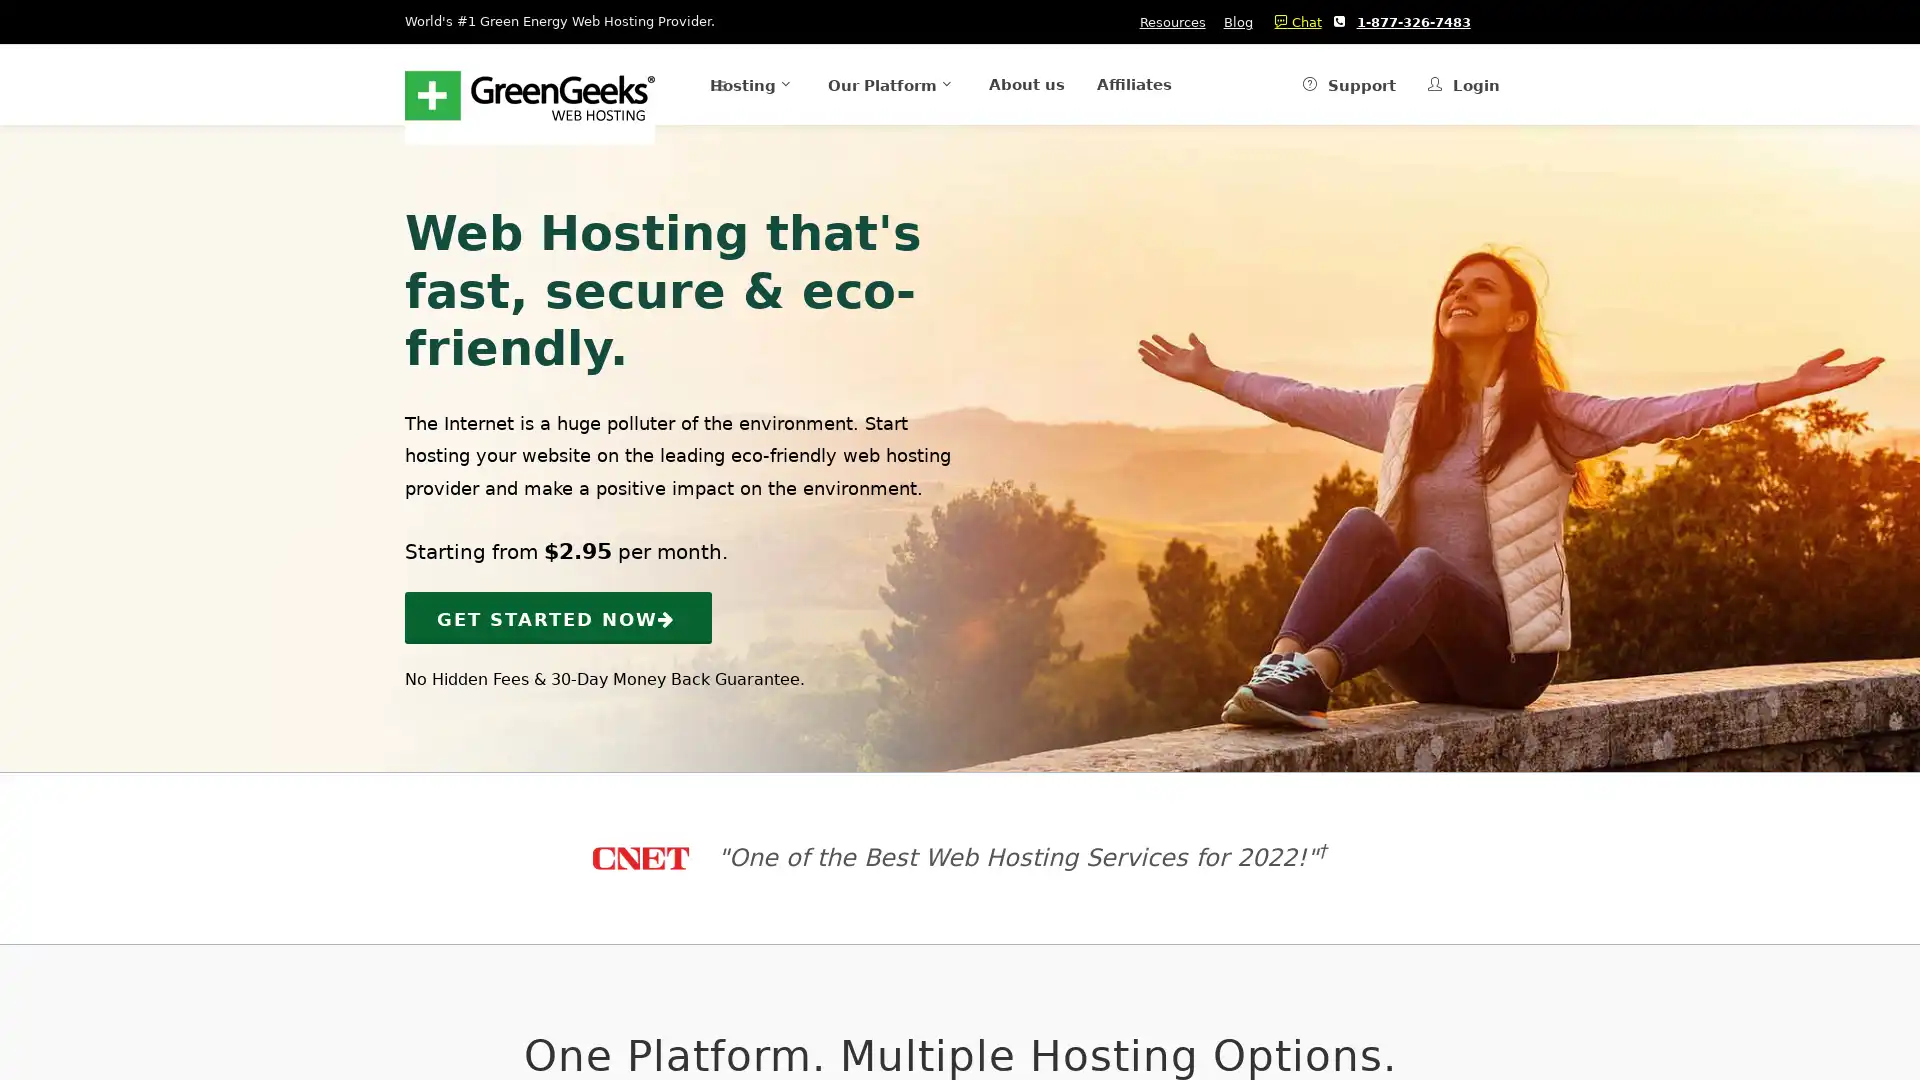 Image resolution: width=1920 pixels, height=1080 pixels. Describe the element at coordinates (32, 978) in the screenshot. I see `Explore your accessibility options` at that location.